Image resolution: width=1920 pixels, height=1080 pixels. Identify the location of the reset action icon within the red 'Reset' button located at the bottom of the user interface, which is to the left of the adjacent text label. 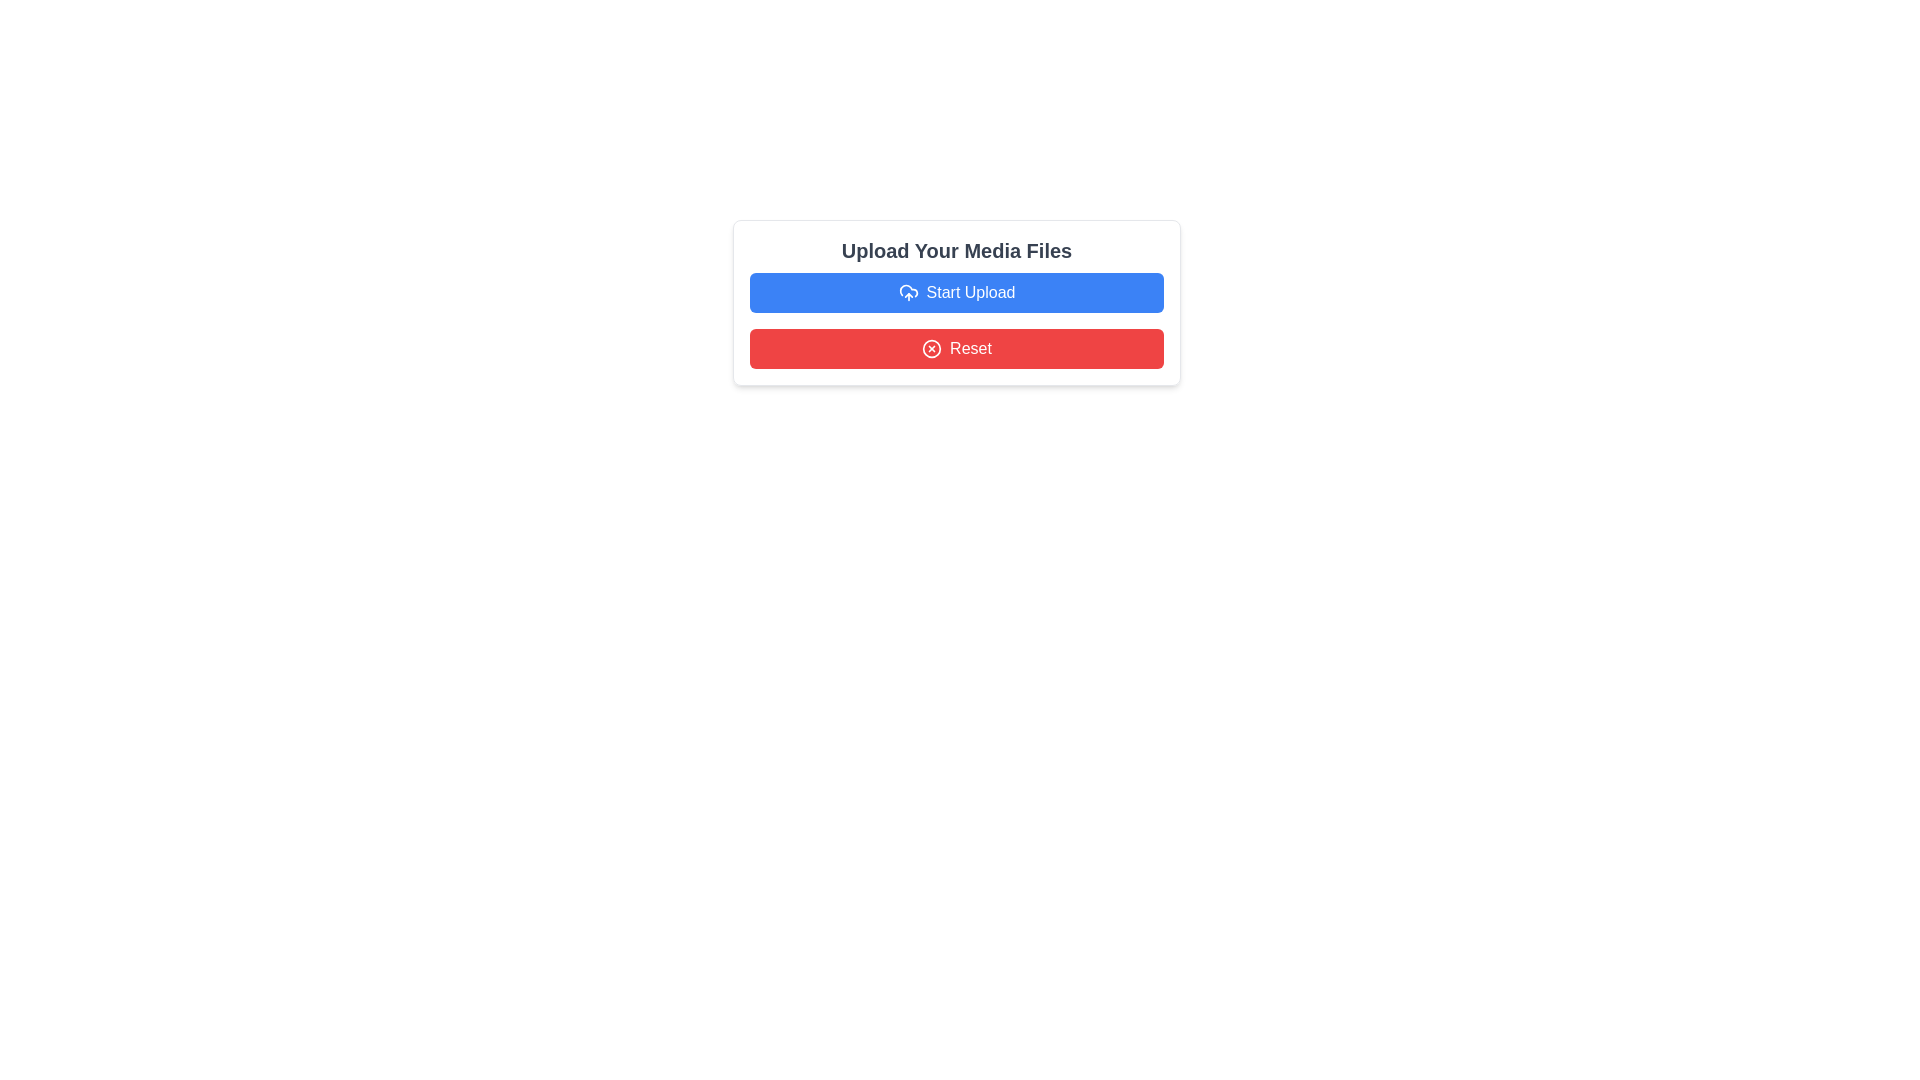
(931, 347).